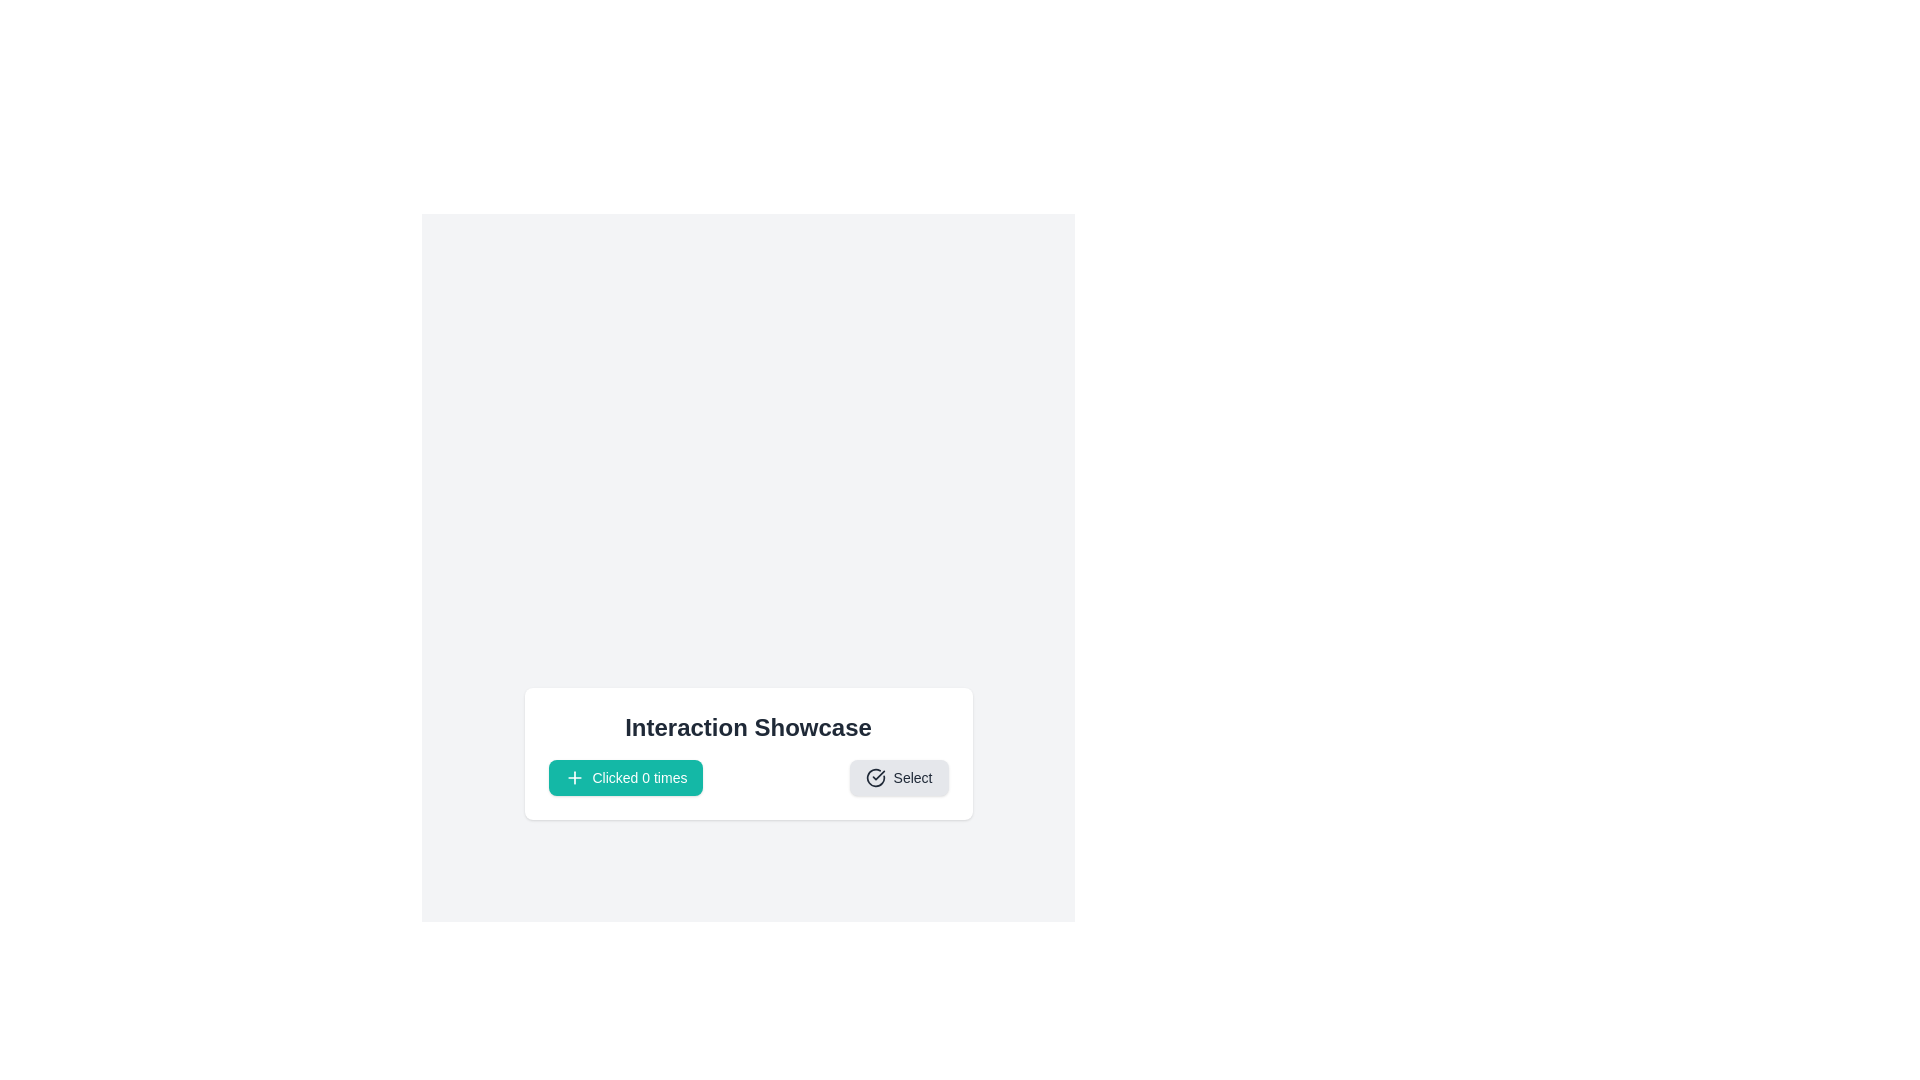  What do you see at coordinates (624, 777) in the screenshot?
I see `the increment counter button located in the 'Interaction Showcase' section to receive visual feedback before clicking` at bounding box center [624, 777].